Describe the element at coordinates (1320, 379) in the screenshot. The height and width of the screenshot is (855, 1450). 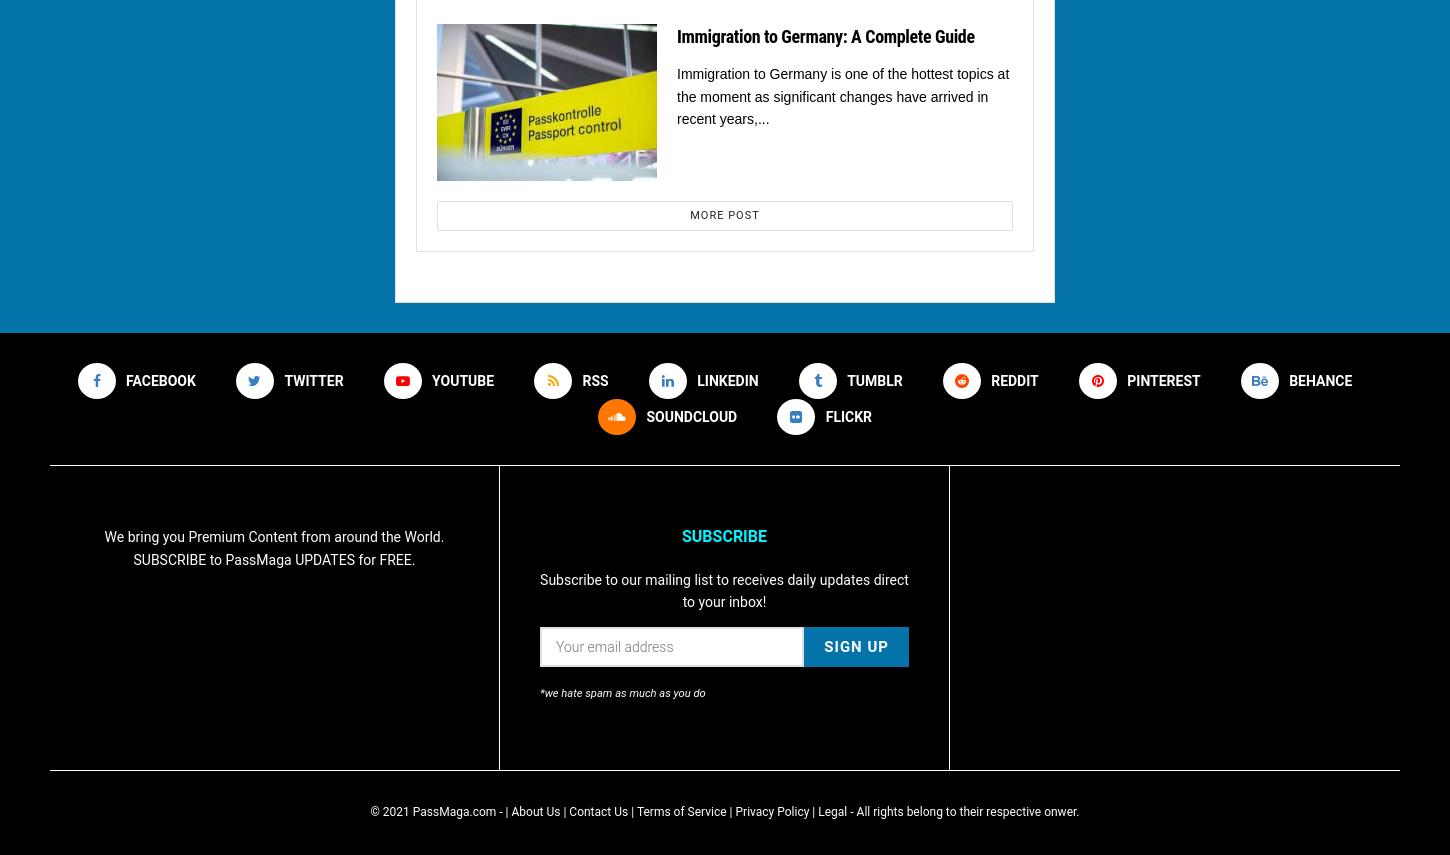
I see `'Behance'` at that location.